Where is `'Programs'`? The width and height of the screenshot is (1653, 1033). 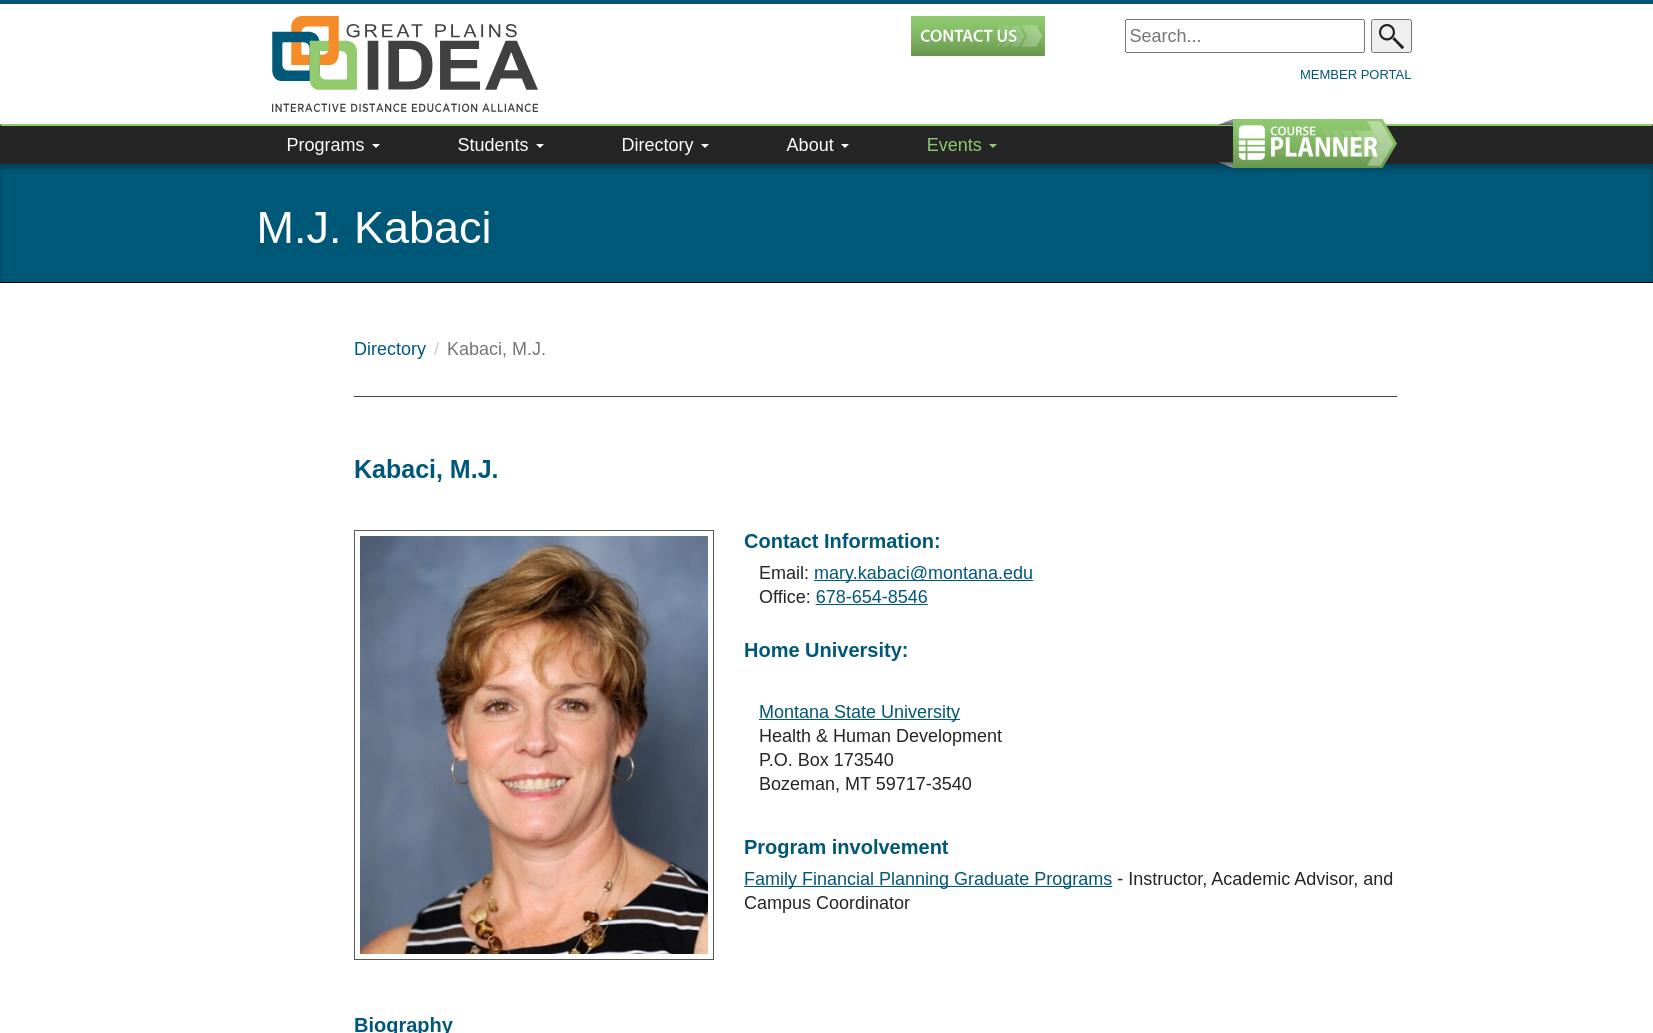 'Programs' is located at coordinates (326, 96).